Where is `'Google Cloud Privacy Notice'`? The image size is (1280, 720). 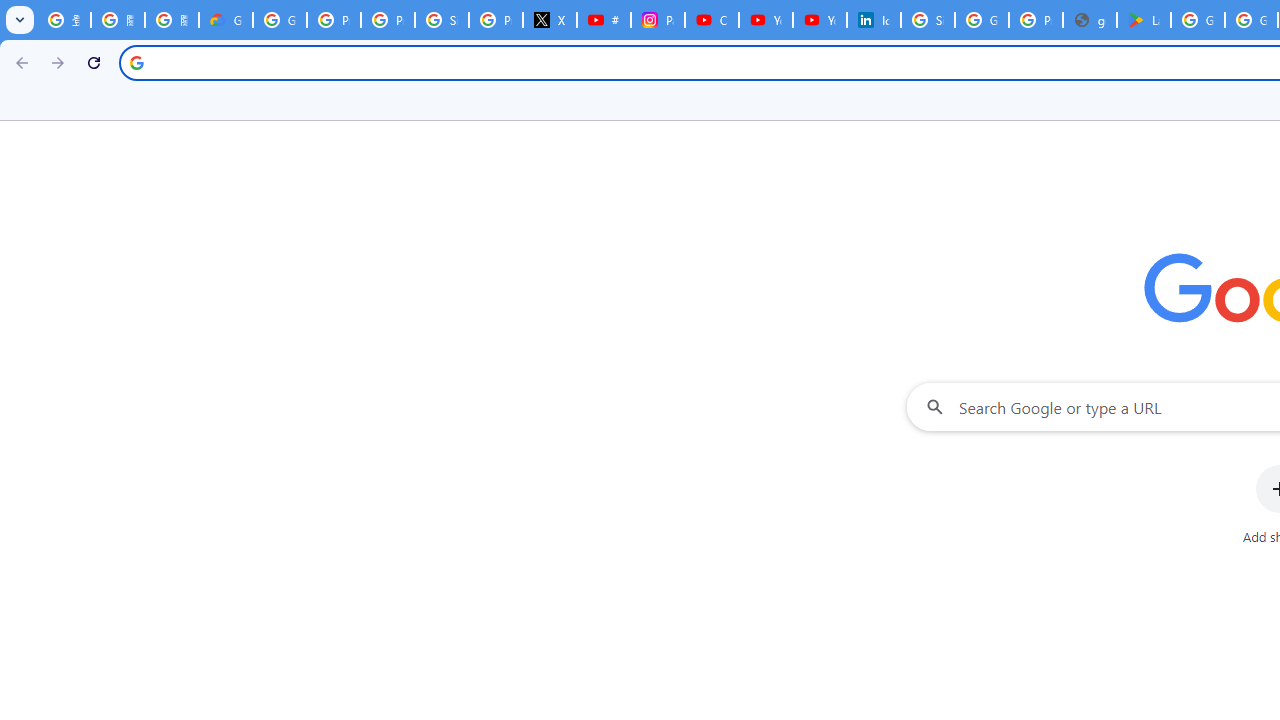 'Google Cloud Privacy Notice' is located at coordinates (225, 20).